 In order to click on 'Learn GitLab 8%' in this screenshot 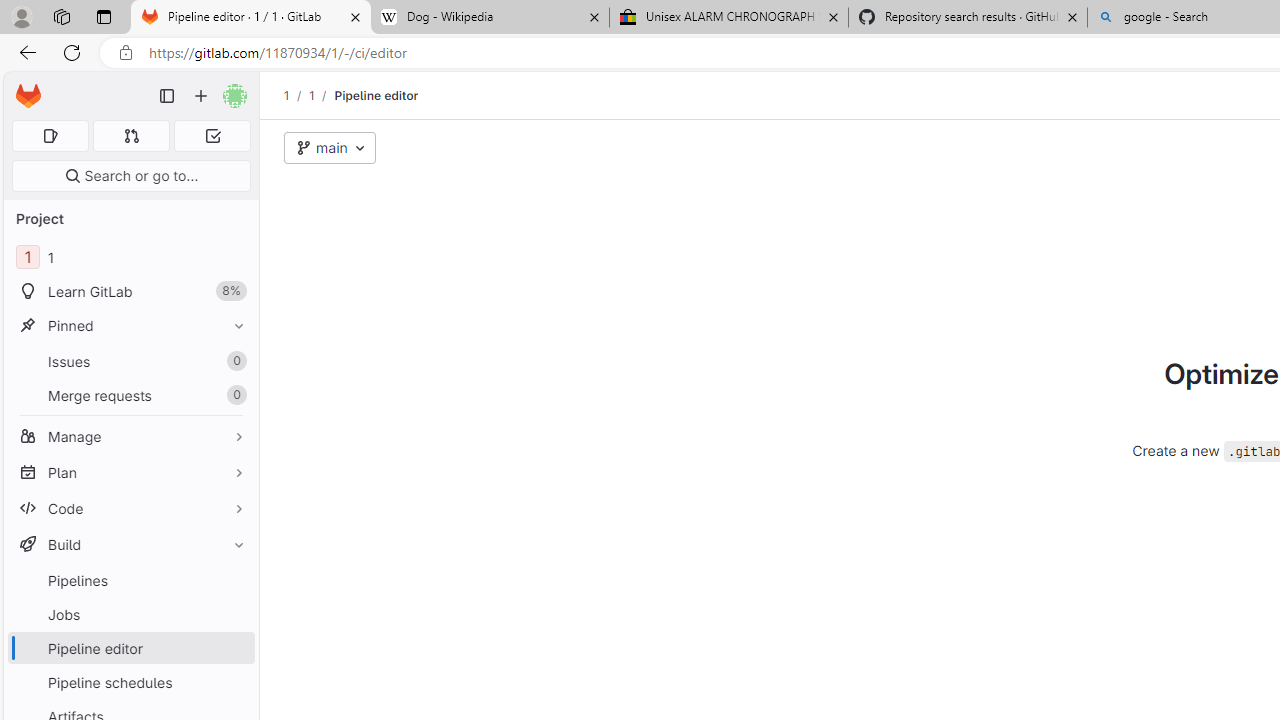, I will do `click(130, 291)`.